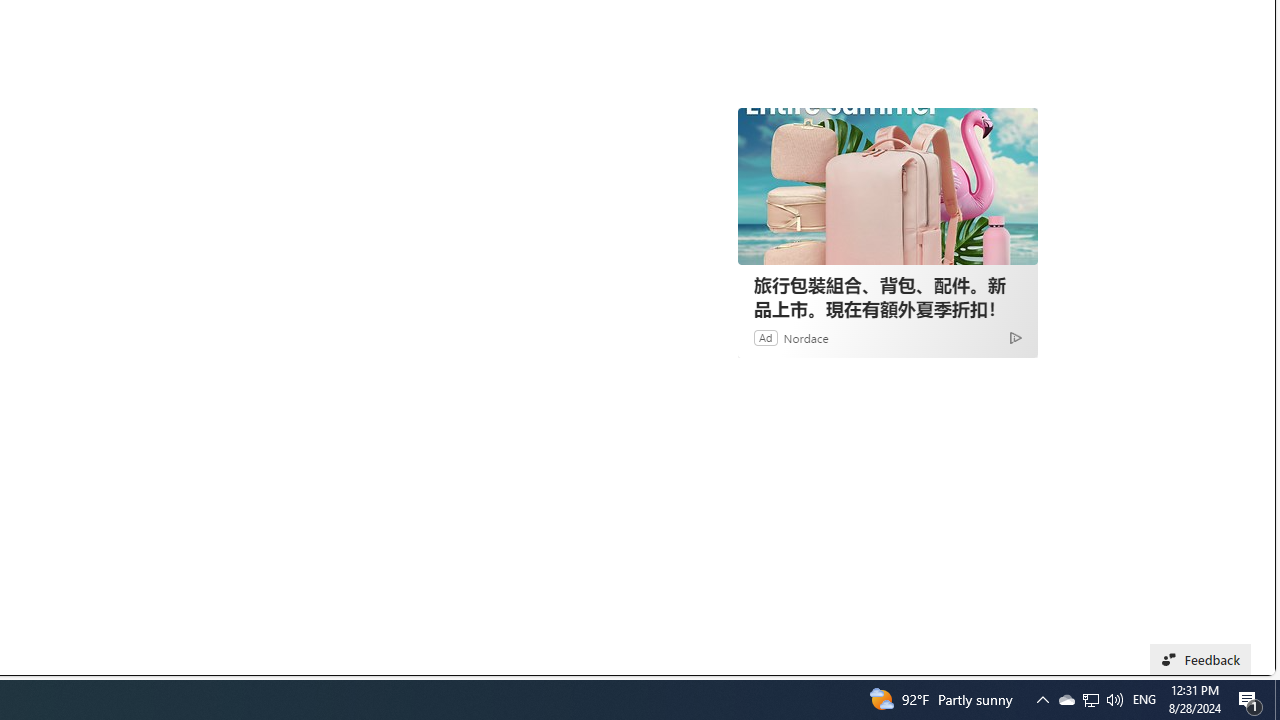  What do you see at coordinates (1200, 659) in the screenshot?
I see `'Feedback'` at bounding box center [1200, 659].